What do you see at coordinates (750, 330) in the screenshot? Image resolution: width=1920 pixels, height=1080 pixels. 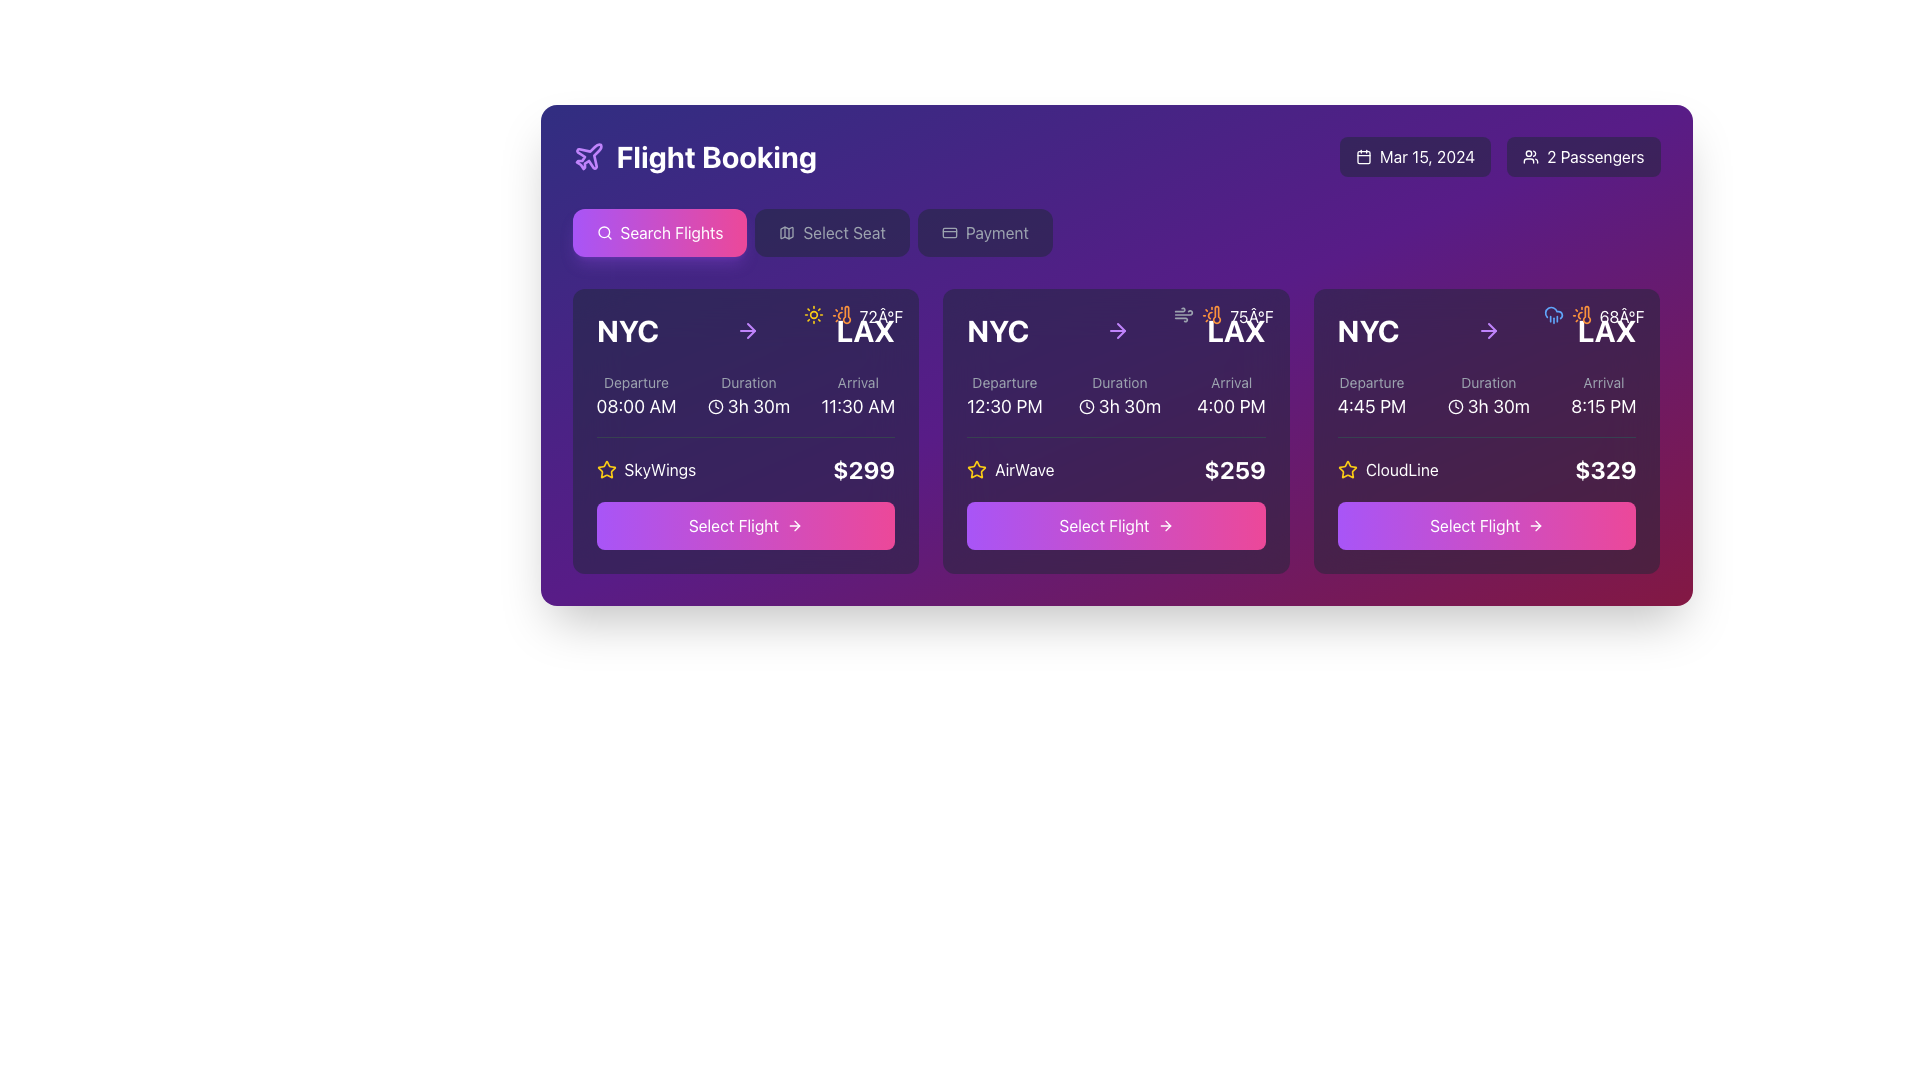 I see `the directional visual indicator icon located between the 'NYC' origin label and the 'LAX' destination label in the second flight information card` at bounding box center [750, 330].